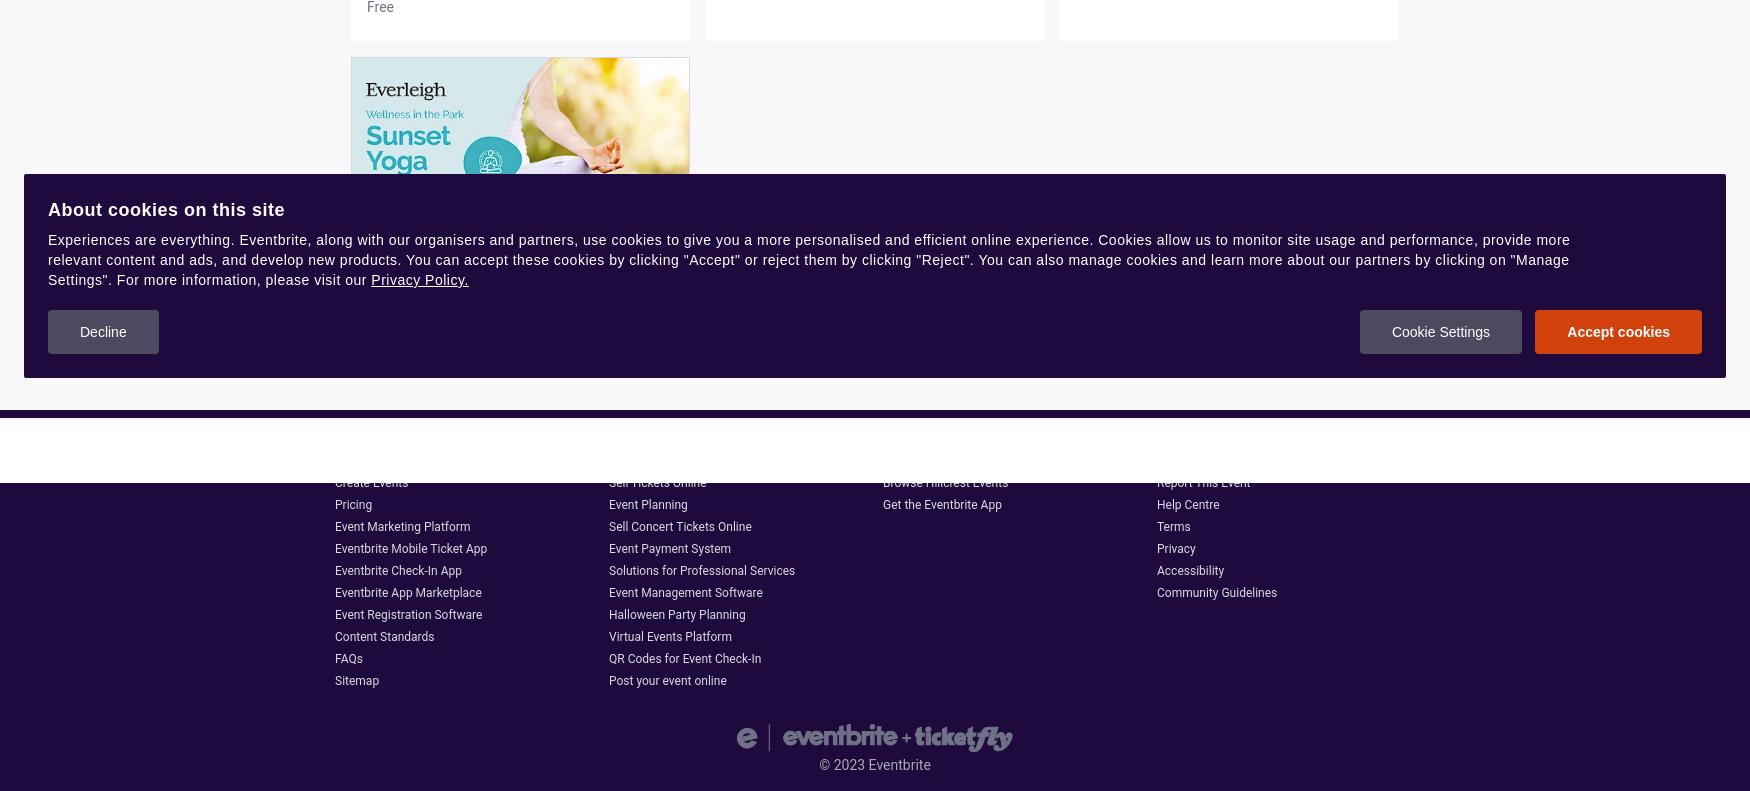 The image size is (1750, 791). What do you see at coordinates (334, 614) in the screenshot?
I see `'Event Registration Software'` at bounding box center [334, 614].